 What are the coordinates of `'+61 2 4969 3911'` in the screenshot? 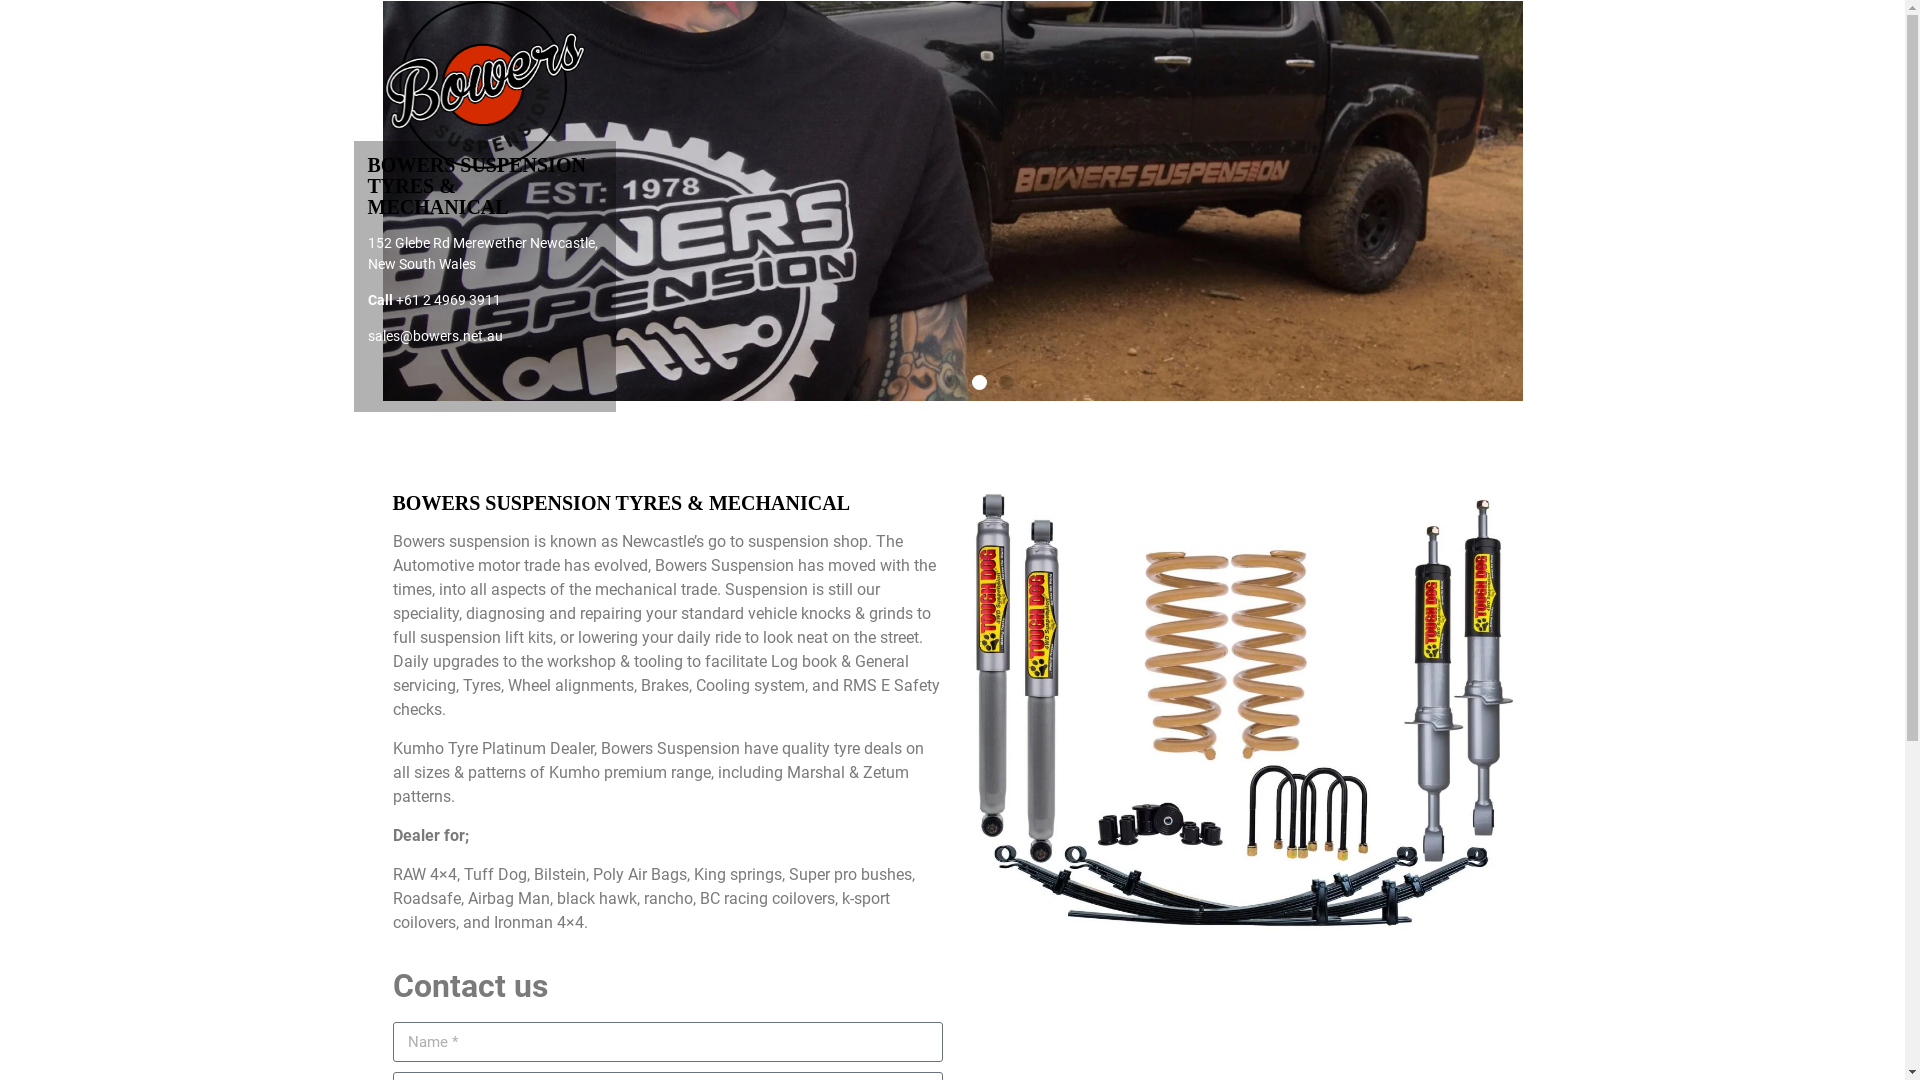 It's located at (447, 300).